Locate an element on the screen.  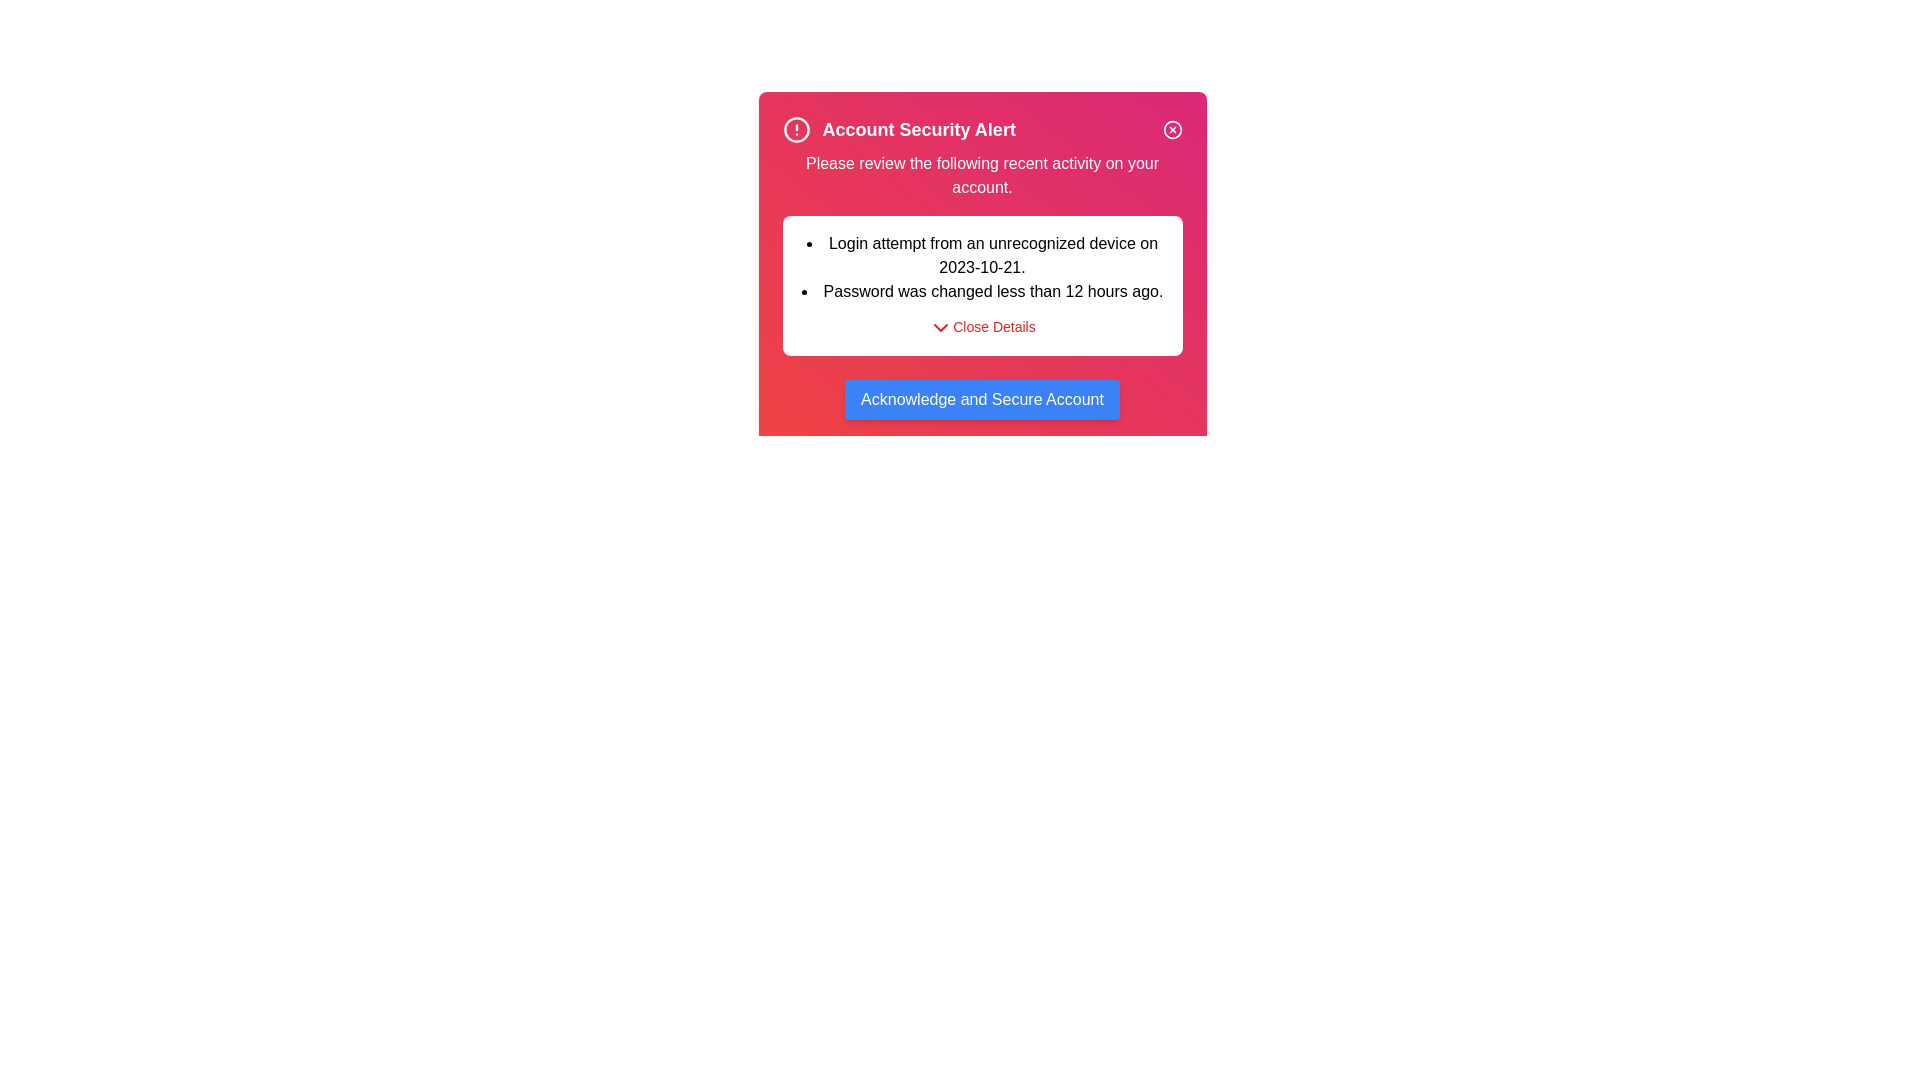
the 'Account Security Alert' header-style component, which features a bold text next to an alert icon on a gradient red background is located at coordinates (898, 130).